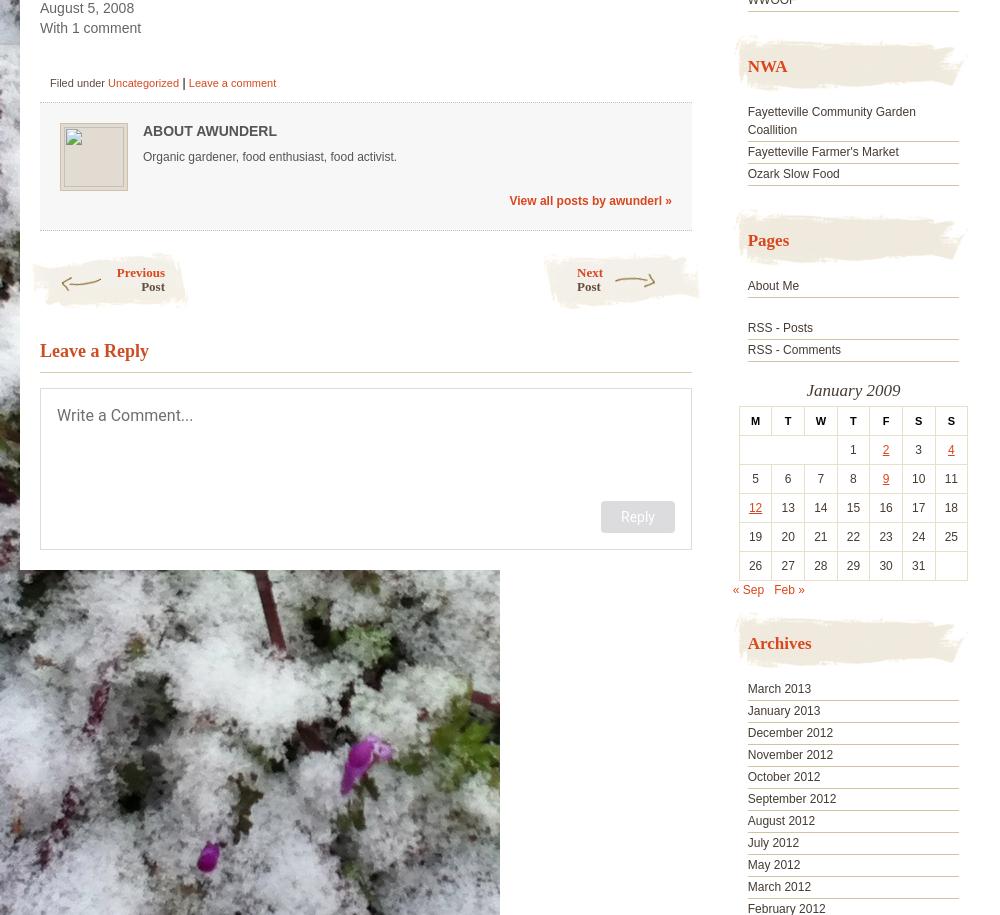 The image size is (1000, 915). Describe the element at coordinates (819, 420) in the screenshot. I see `'W'` at that location.